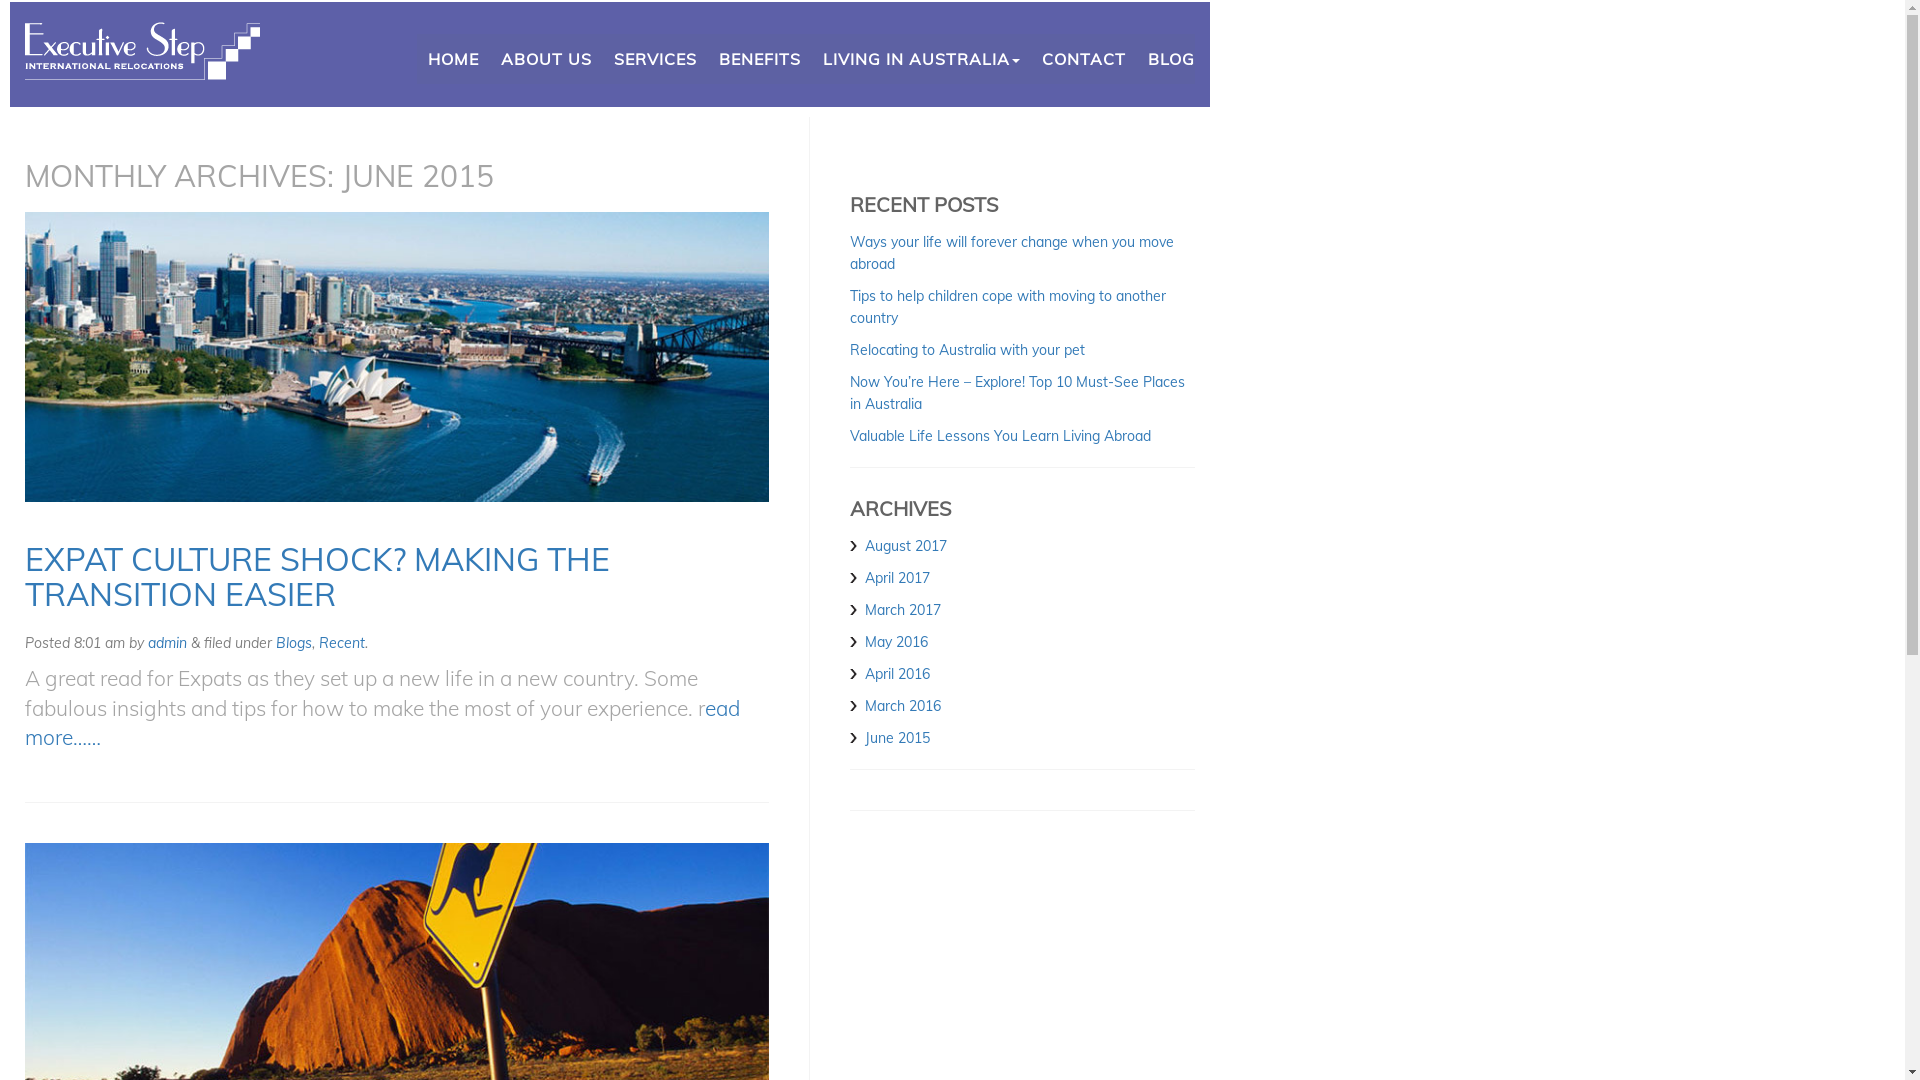 This screenshot has height=1080, width=1920. I want to click on 'March 2017', so click(901, 608).